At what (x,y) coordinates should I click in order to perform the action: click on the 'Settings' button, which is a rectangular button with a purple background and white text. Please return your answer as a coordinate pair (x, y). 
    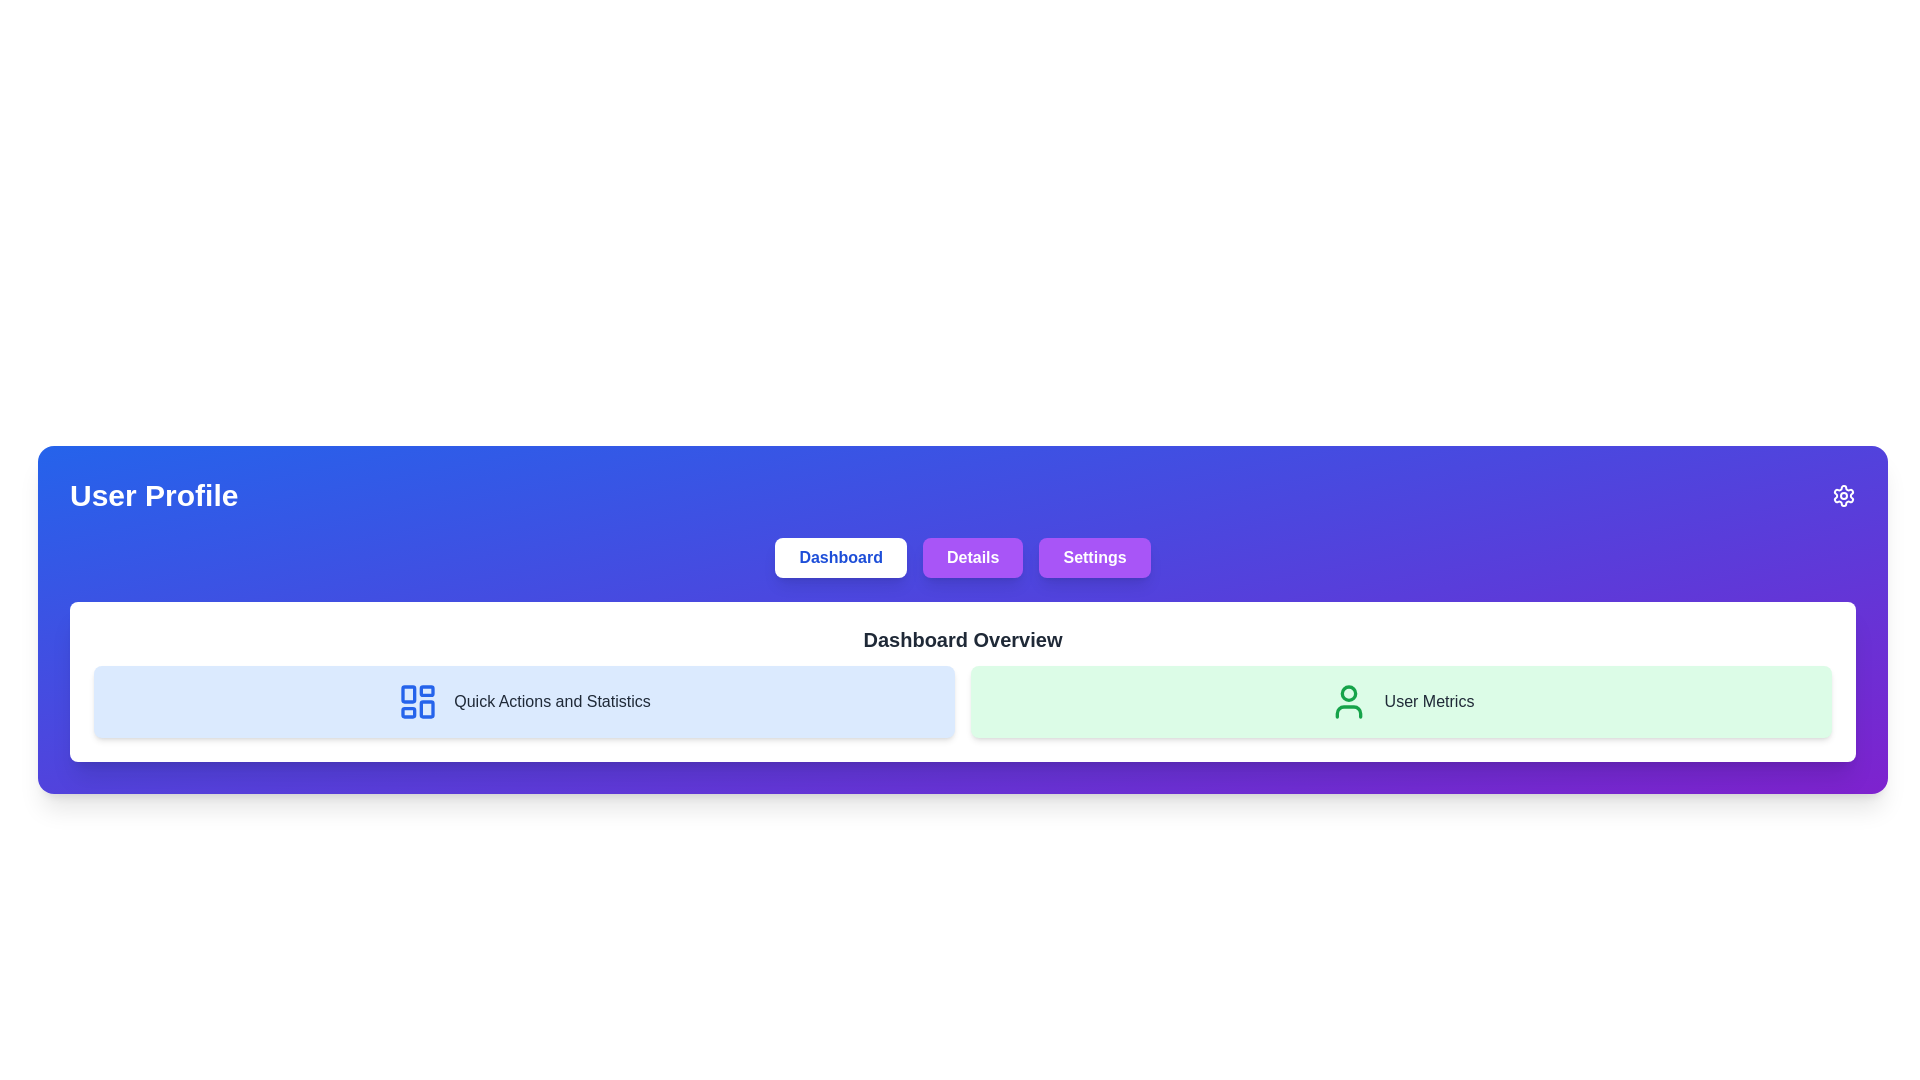
    Looking at the image, I should click on (1093, 558).